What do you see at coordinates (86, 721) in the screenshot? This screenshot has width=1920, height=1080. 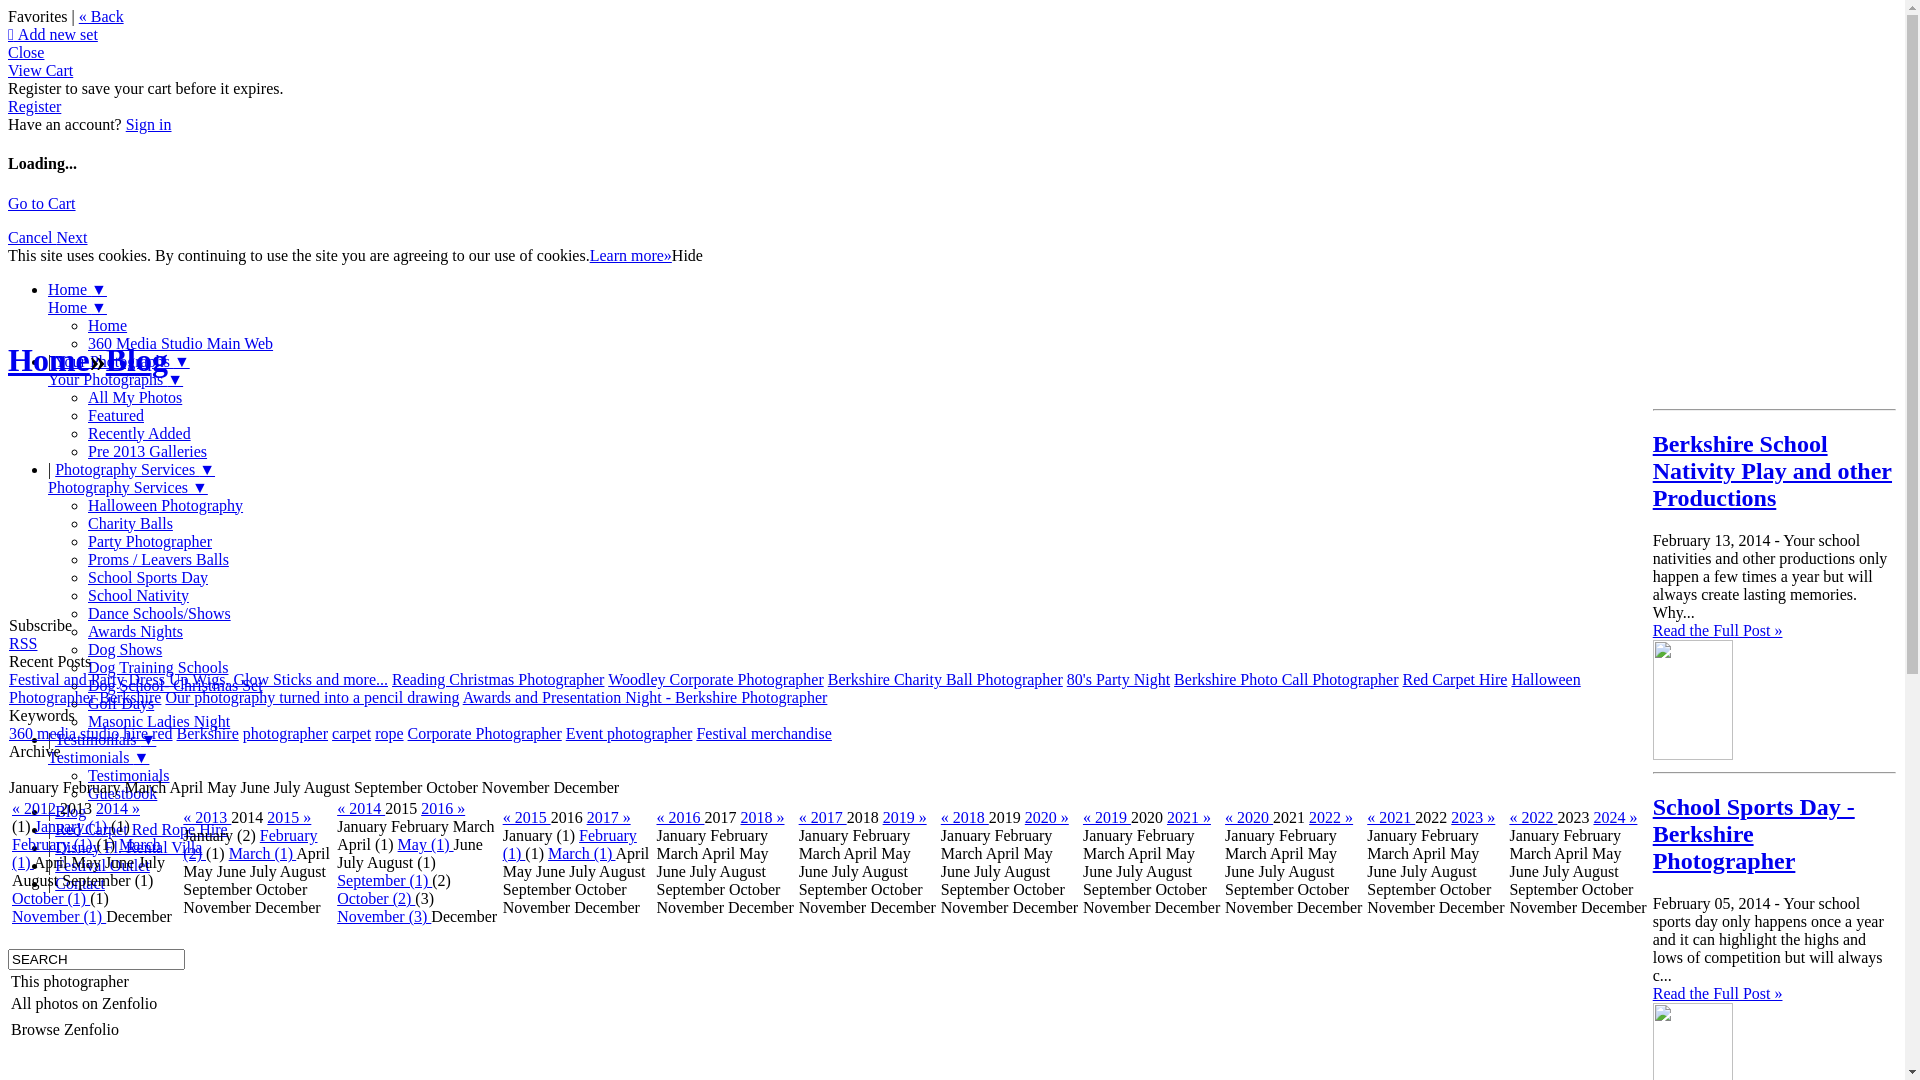 I see `'Masonic Ladies Night'` at bounding box center [86, 721].